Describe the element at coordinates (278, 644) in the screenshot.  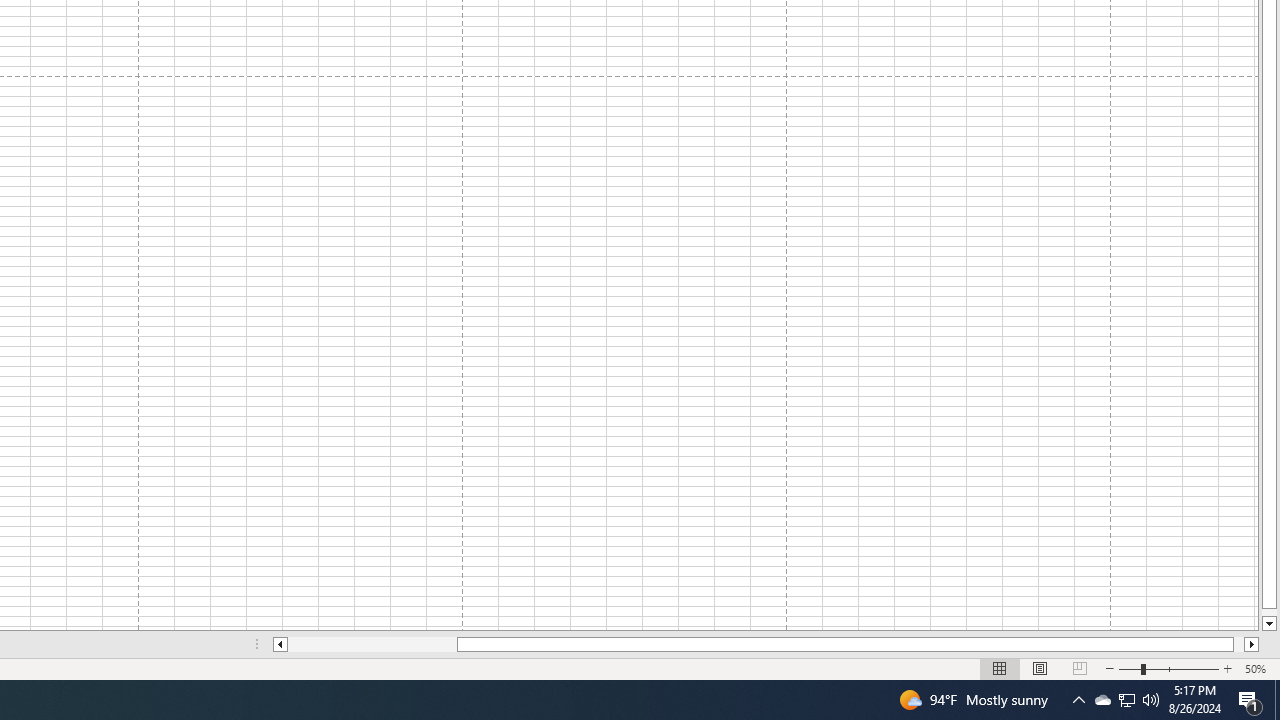
I see `'Column left'` at that location.